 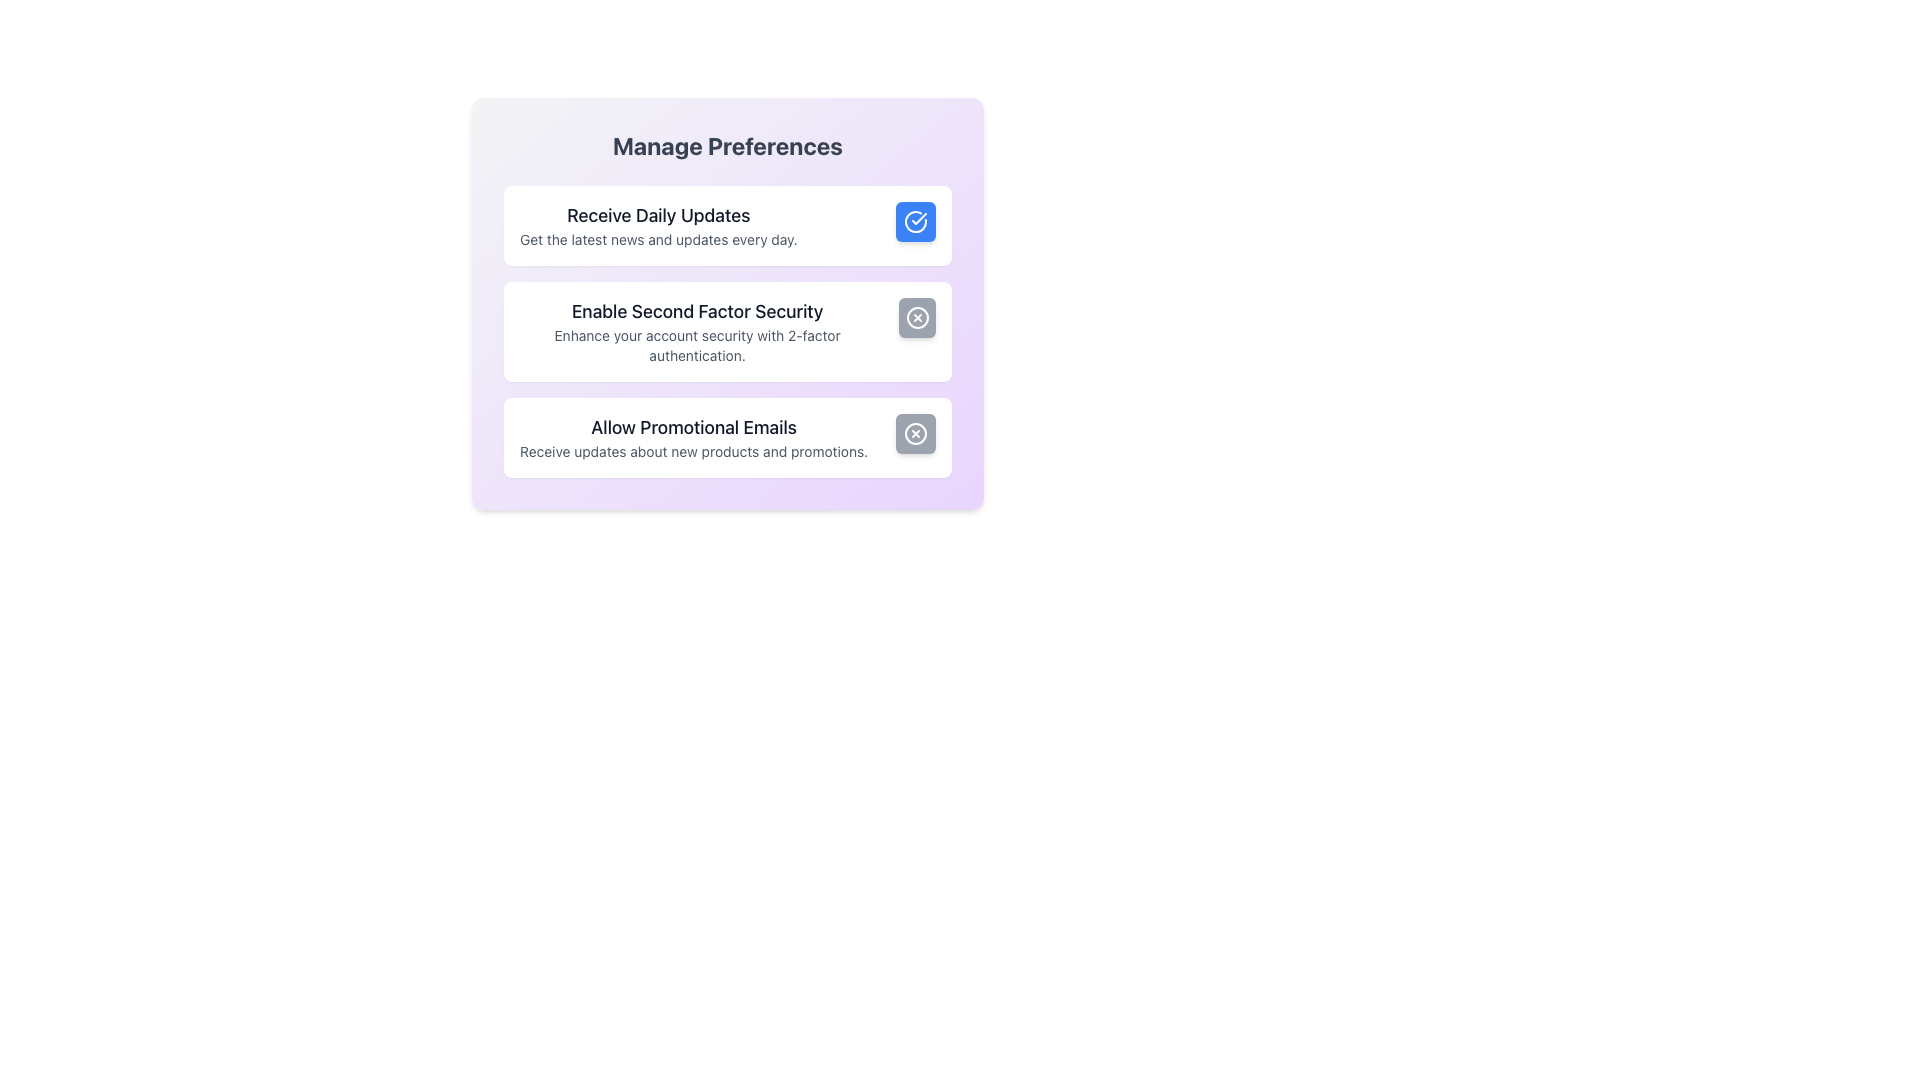 I want to click on the icon indicating the 'Enable Second Factor Security' option, located on the right side of the second option in the vertical stack within the modal box, so click(x=916, y=316).